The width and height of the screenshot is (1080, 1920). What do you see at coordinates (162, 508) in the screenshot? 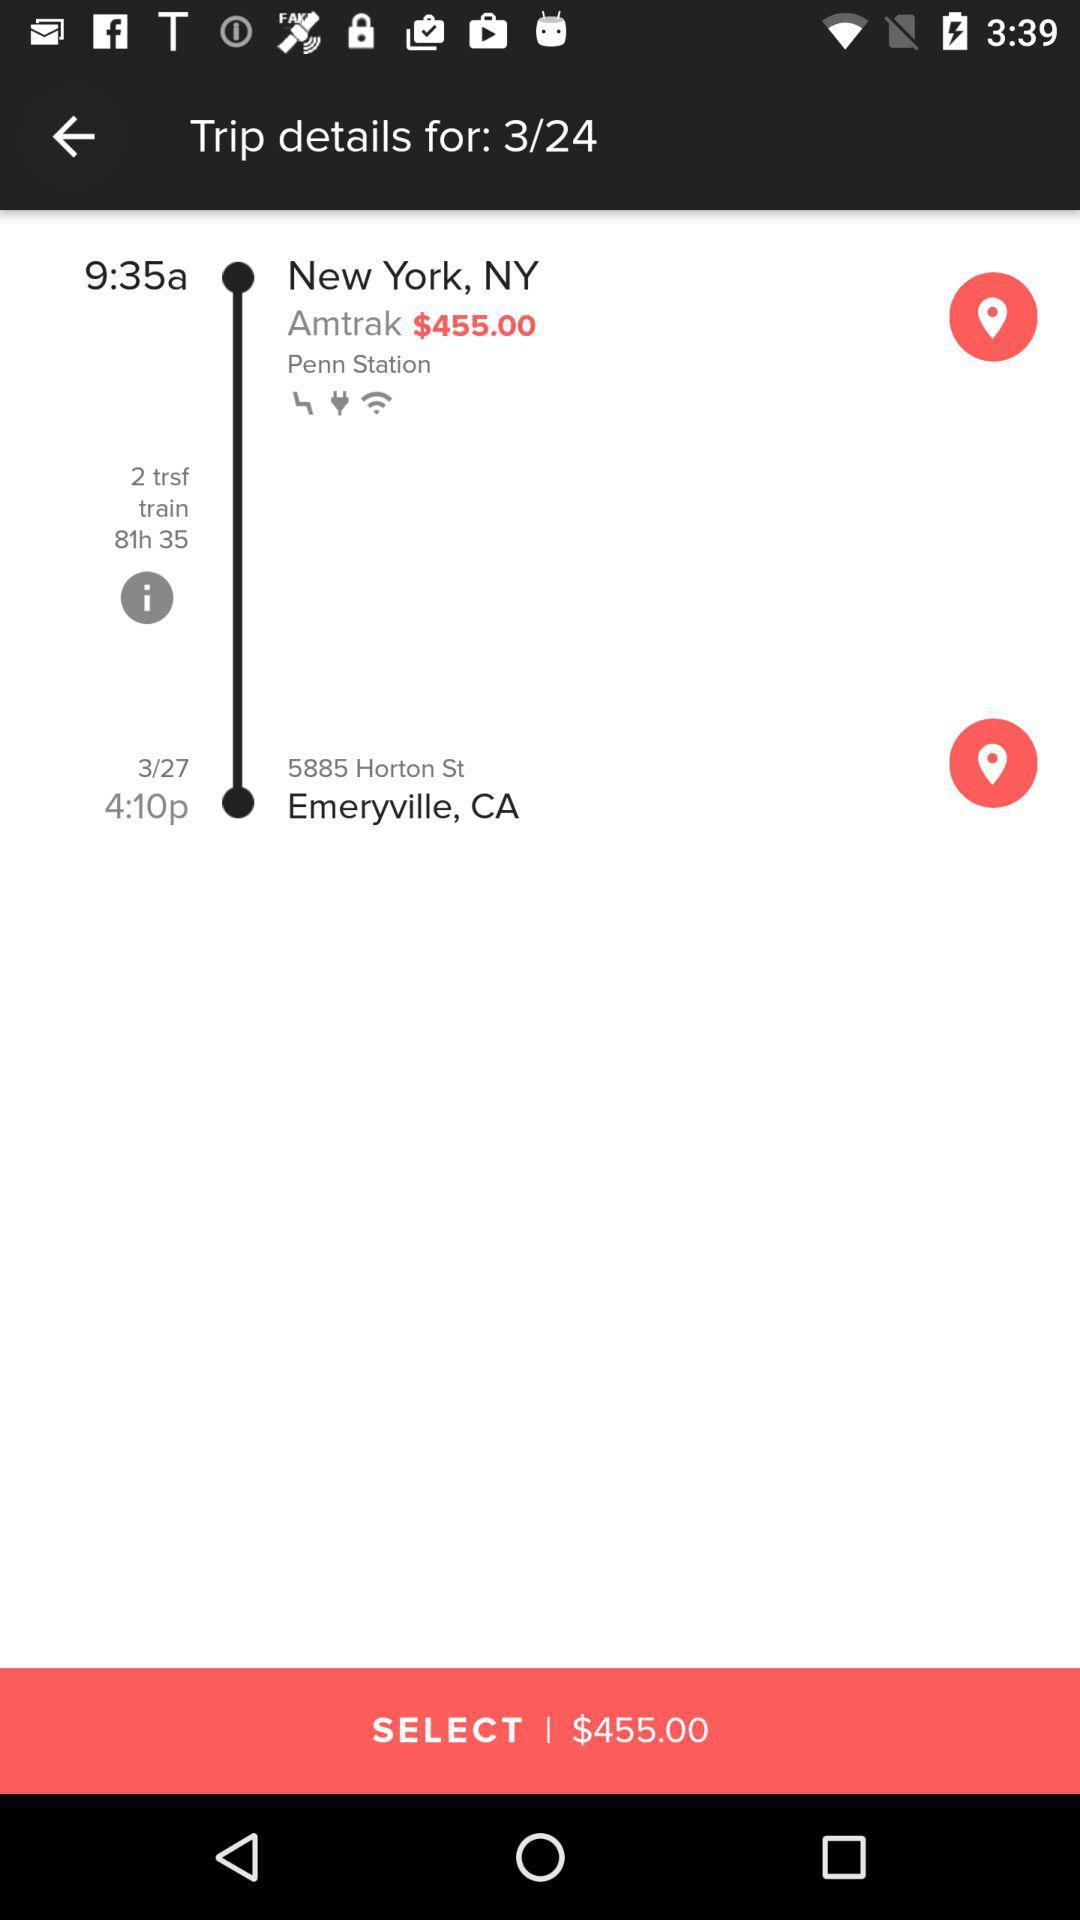
I see `train icon` at bounding box center [162, 508].